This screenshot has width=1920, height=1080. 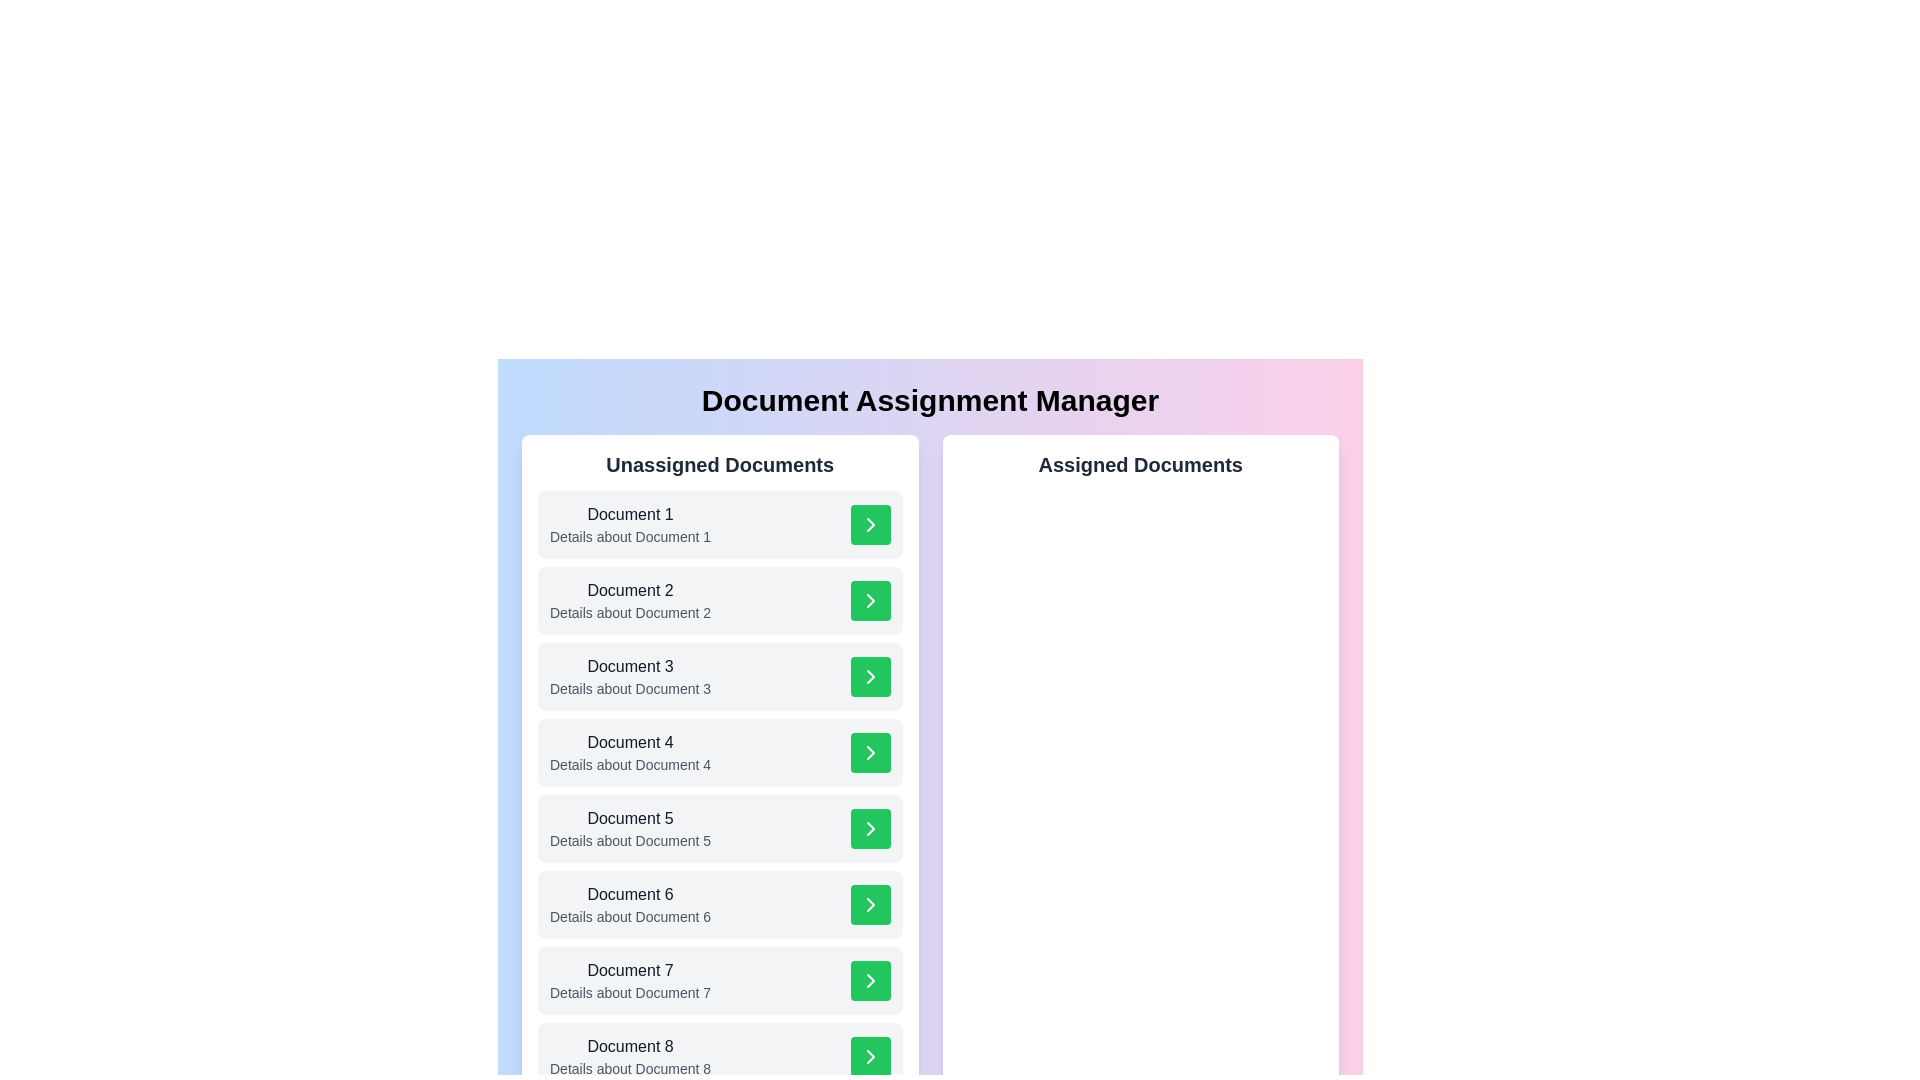 What do you see at coordinates (629, 514) in the screenshot?
I see `the text label element displaying 'Document 1' in bold dark gray font, located above the details in the 'Unassigned Documents' list` at bounding box center [629, 514].